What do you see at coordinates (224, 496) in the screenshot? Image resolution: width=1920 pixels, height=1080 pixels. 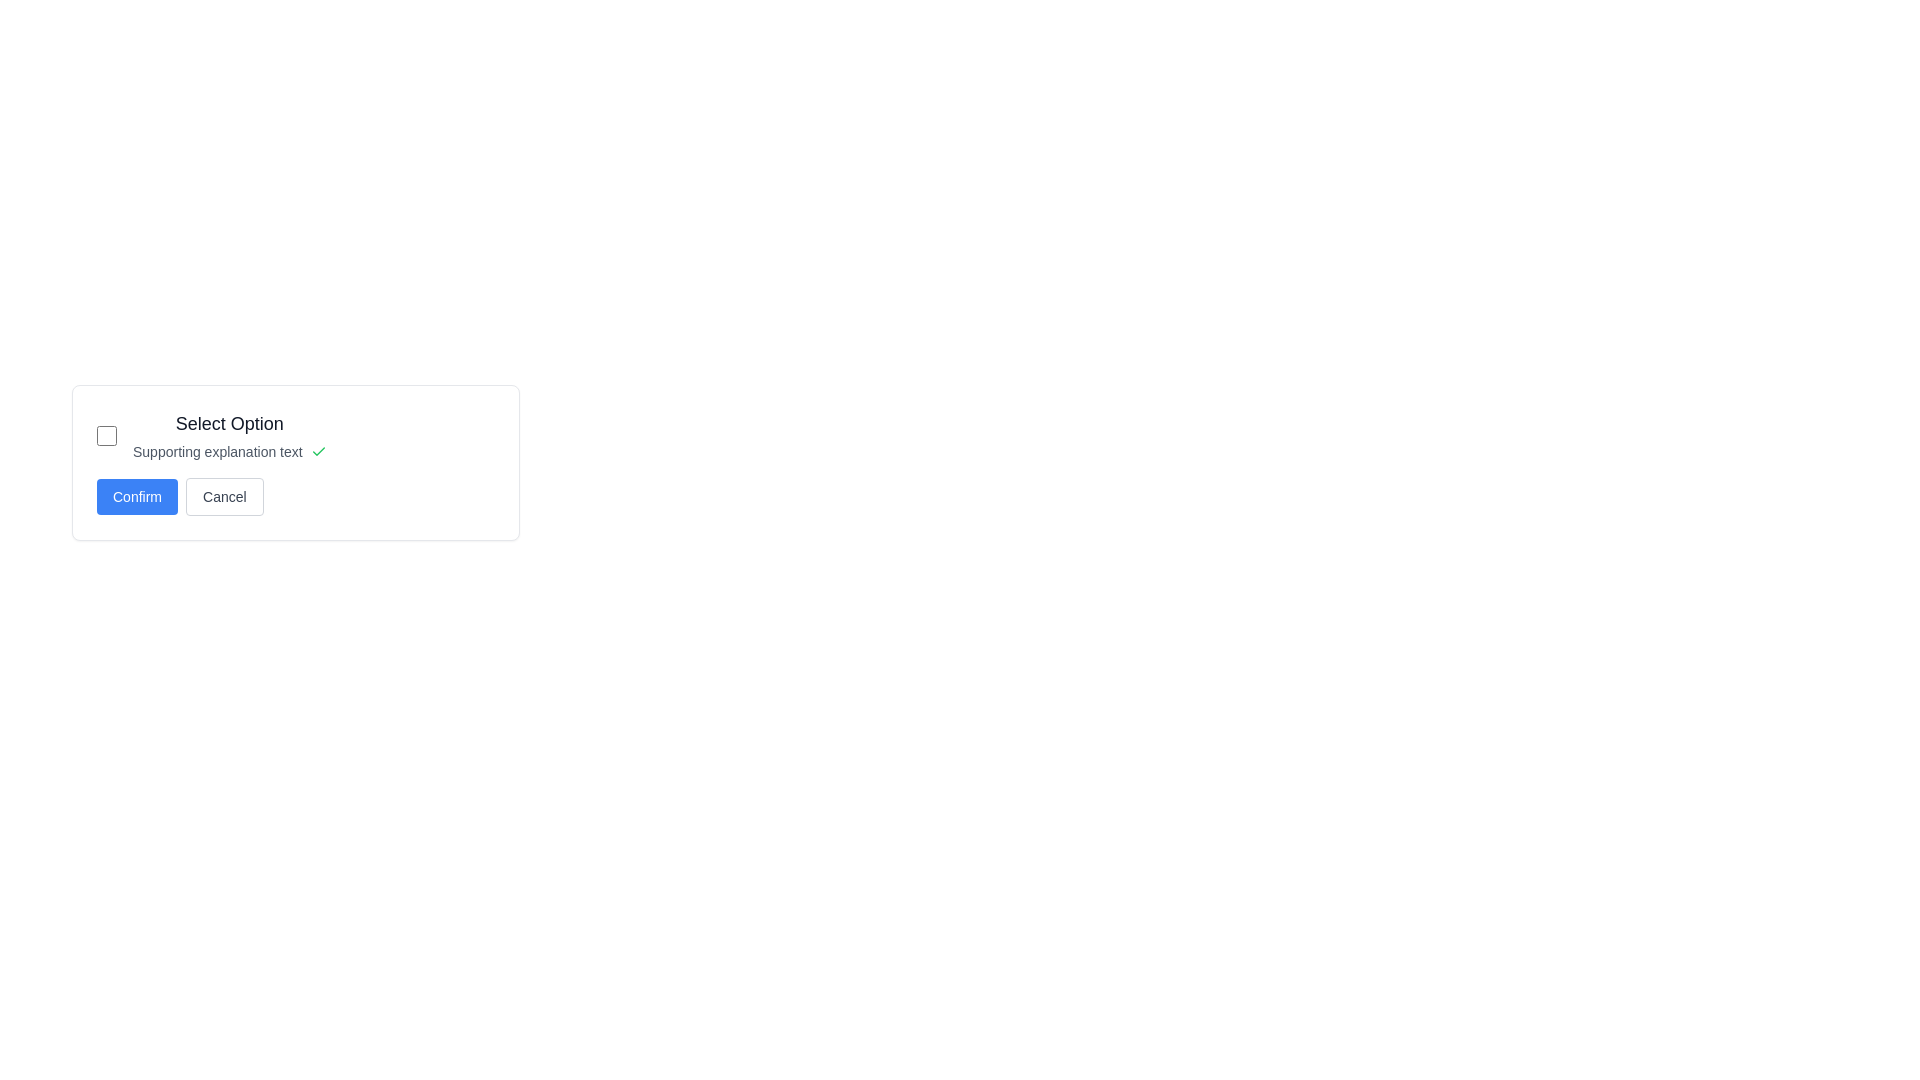 I see `the 'Cancel' button, which is a rounded rectangle with a gray border and a light hover effect, located to the right of the 'Confirm' button` at bounding box center [224, 496].